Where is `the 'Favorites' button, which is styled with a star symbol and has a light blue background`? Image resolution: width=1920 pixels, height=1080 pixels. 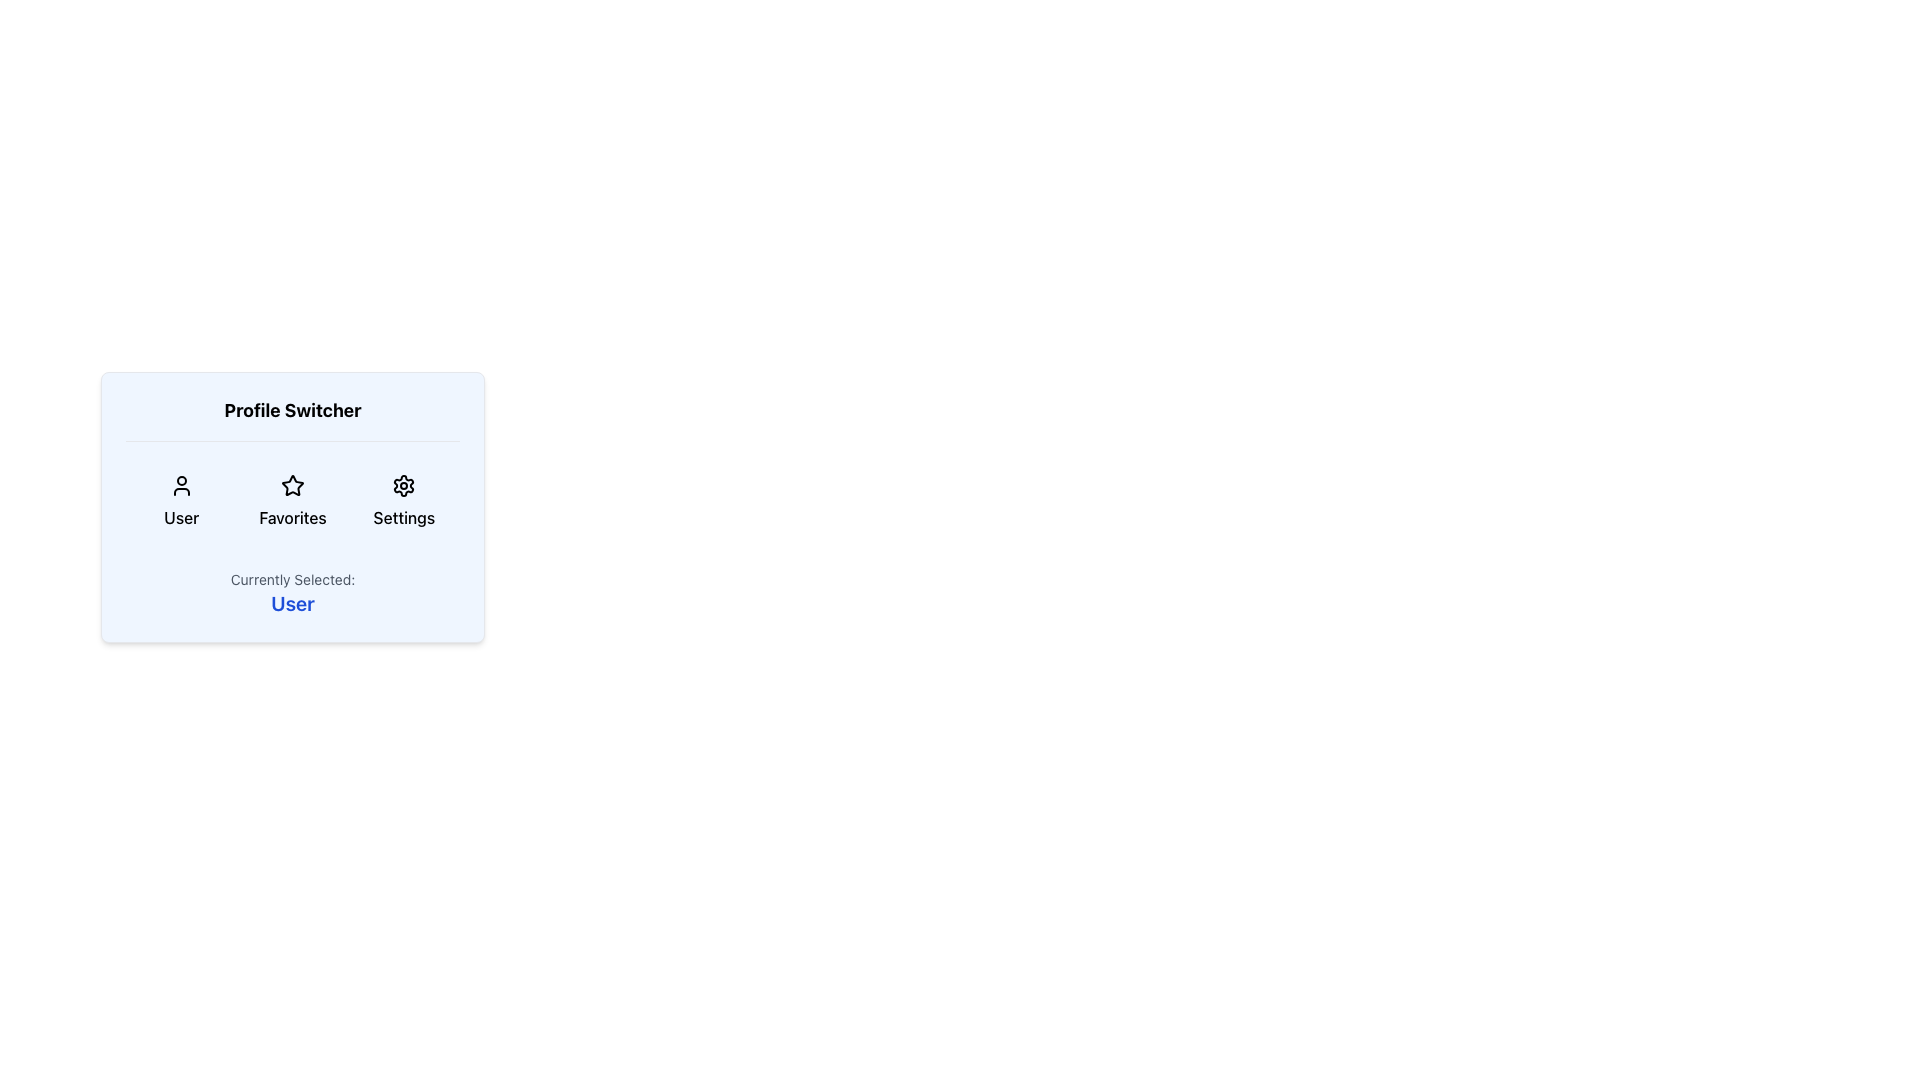
the 'Favorites' button, which is styled with a star symbol and has a light blue background is located at coordinates (291, 500).